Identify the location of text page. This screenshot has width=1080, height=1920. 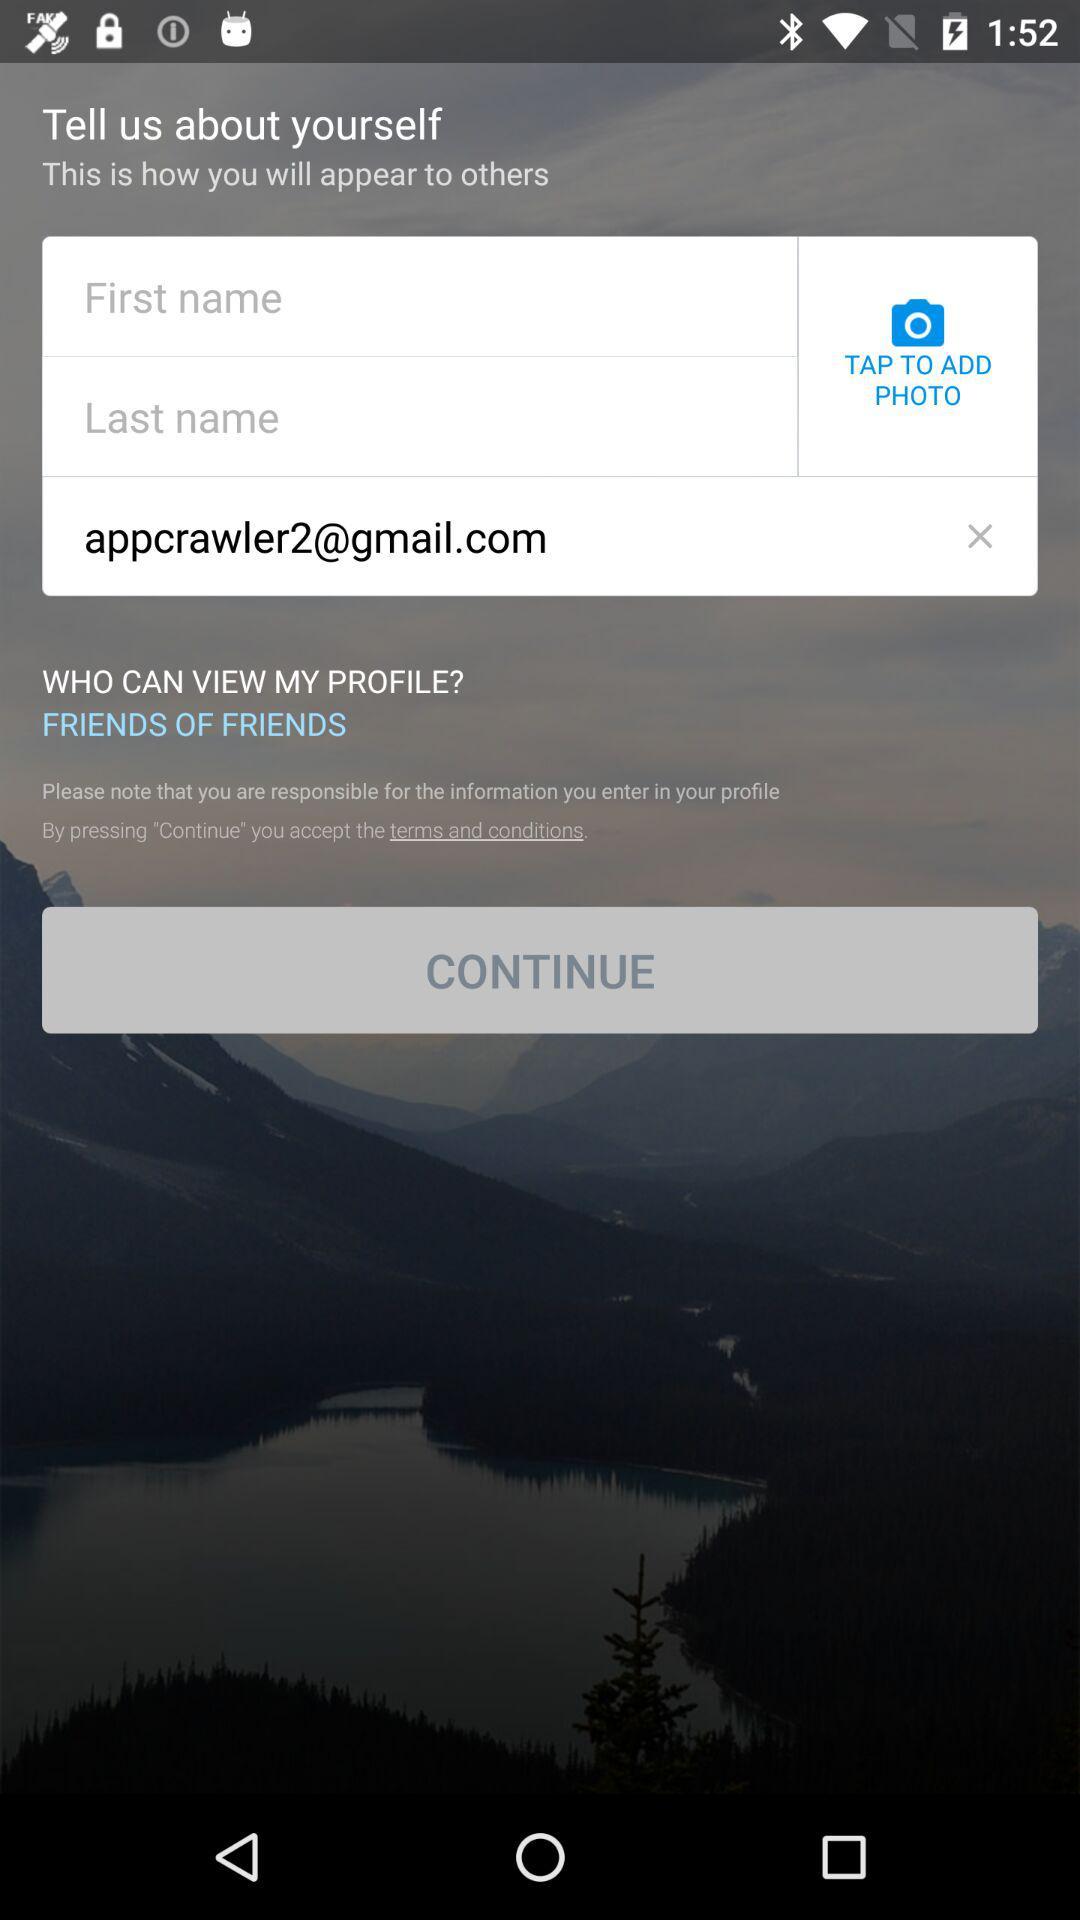
(419, 295).